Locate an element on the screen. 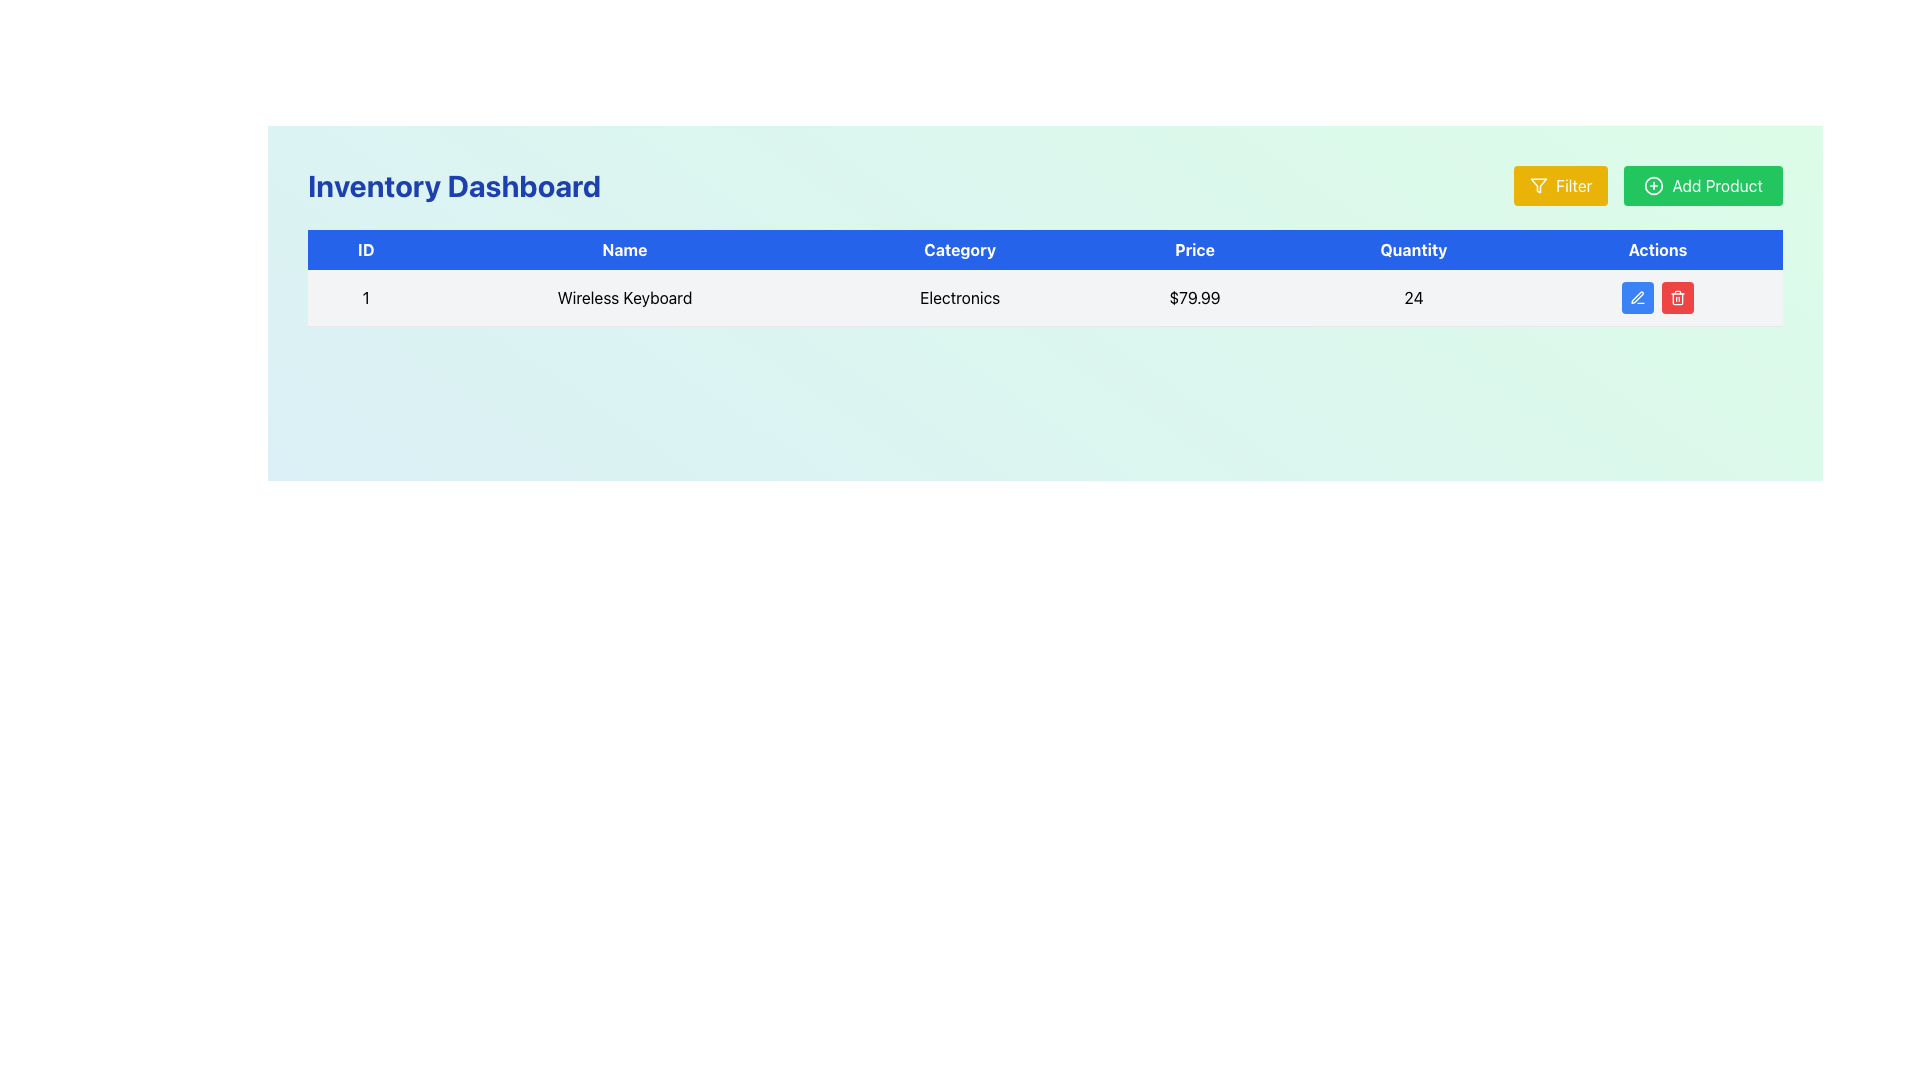 This screenshot has height=1080, width=1920. the 'Filter' button by navigating to the funnel-shaped icon located to the left of the text 'Filter' is located at coordinates (1538, 185).